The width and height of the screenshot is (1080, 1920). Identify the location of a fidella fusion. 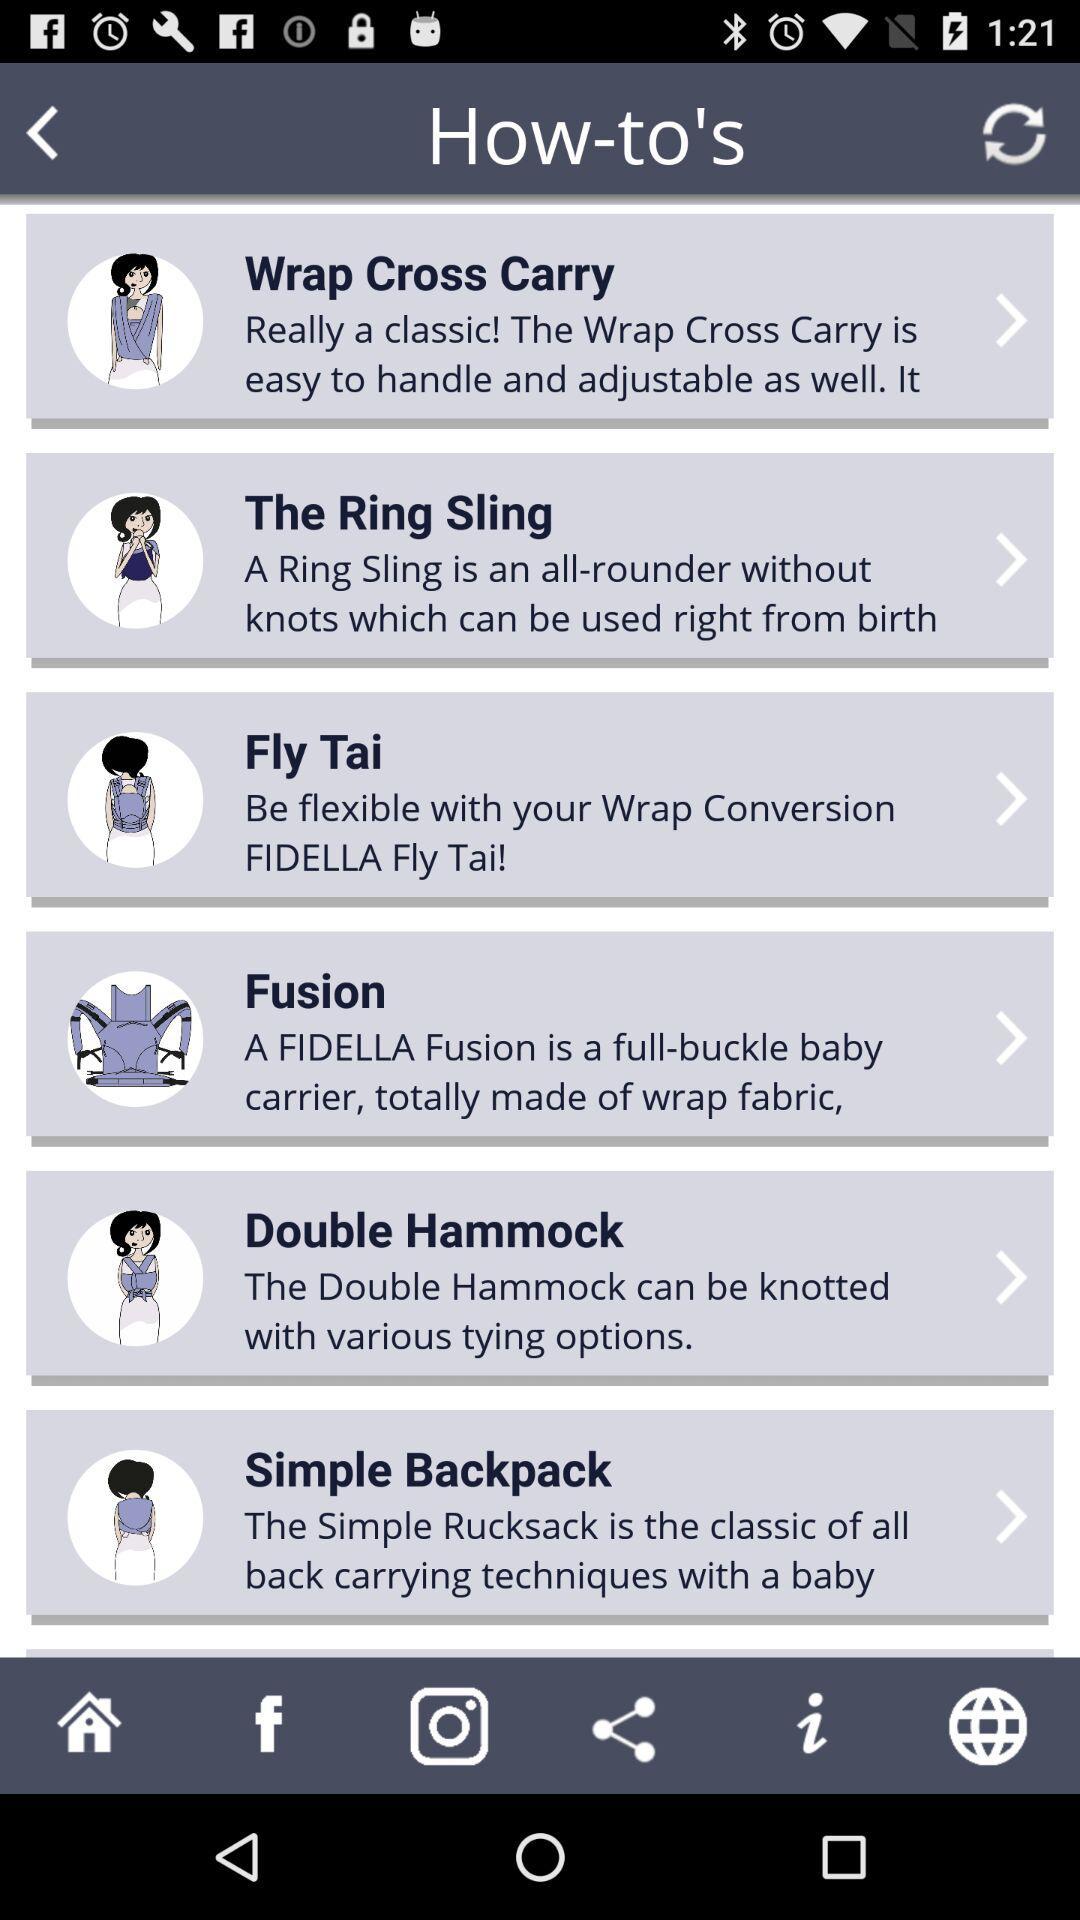
(606, 1069).